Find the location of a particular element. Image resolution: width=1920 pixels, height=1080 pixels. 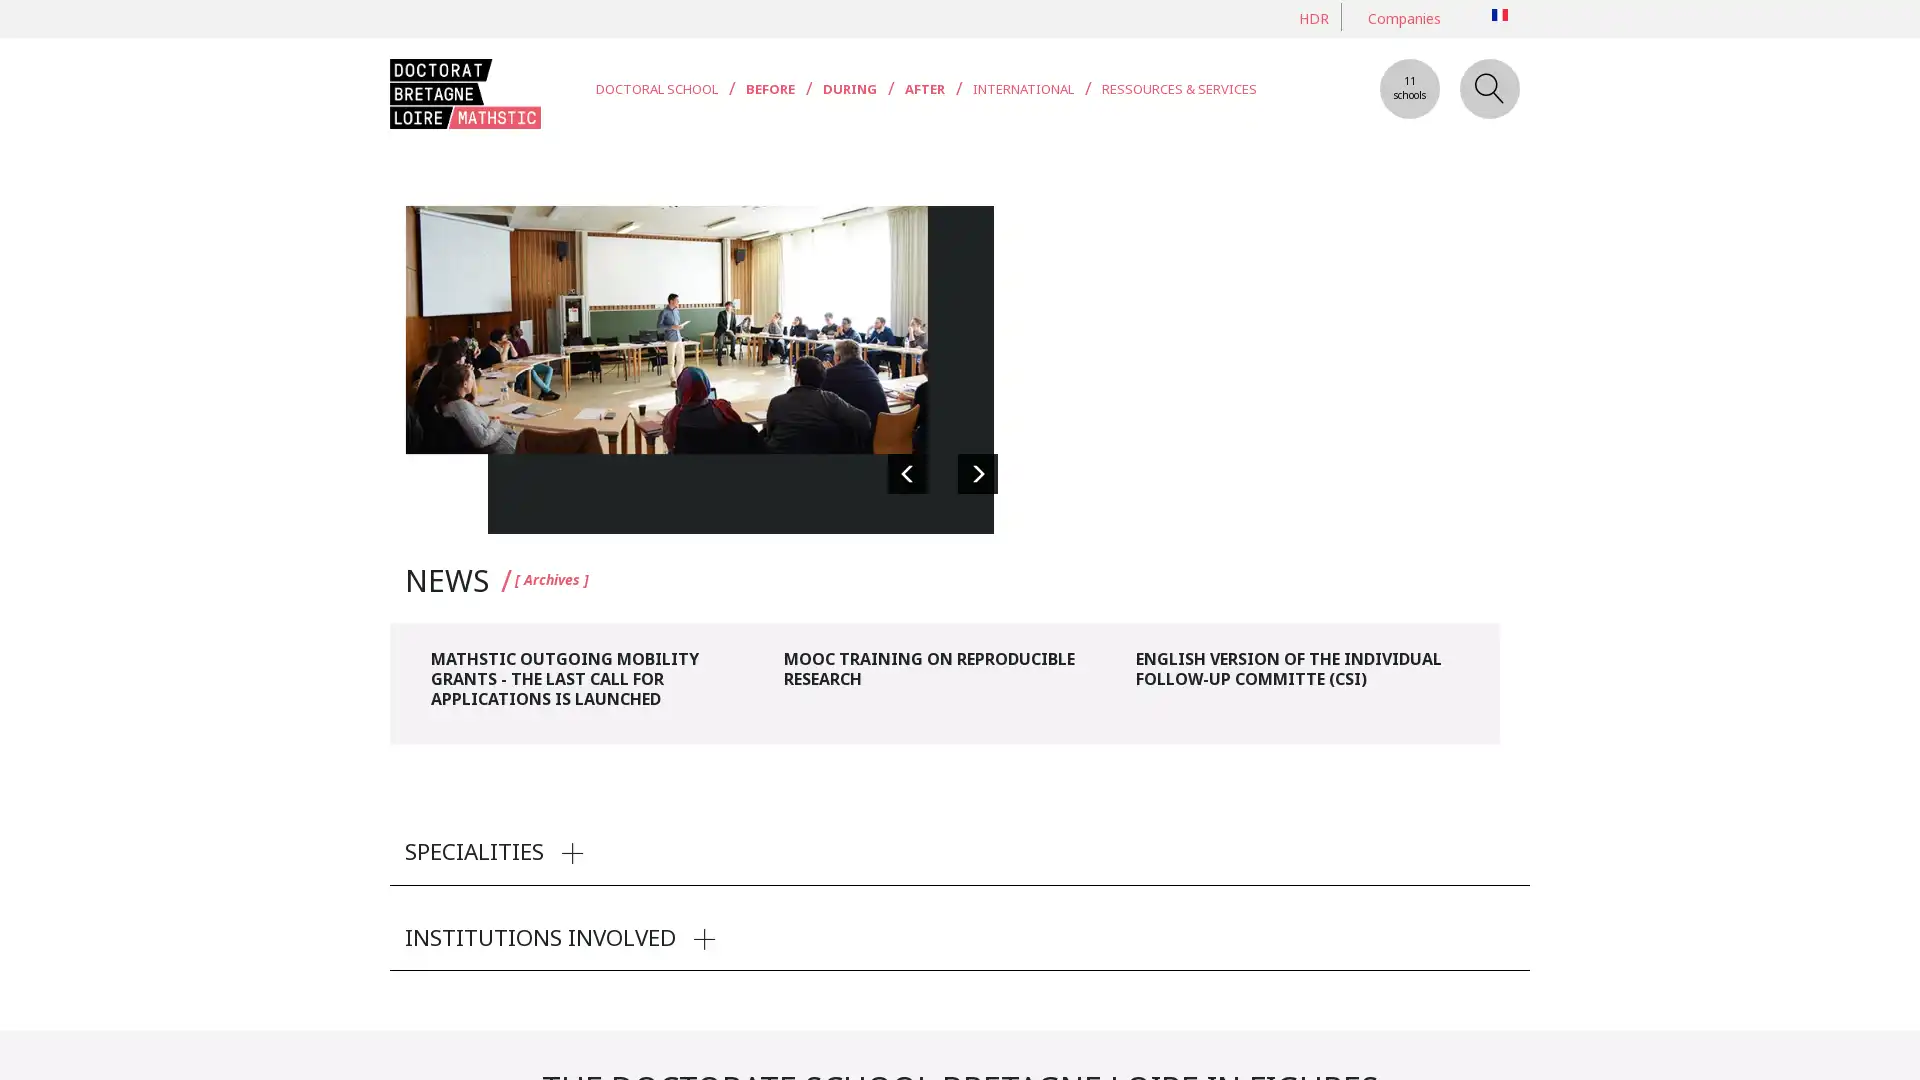

Search is located at coordinates (1489, 87).